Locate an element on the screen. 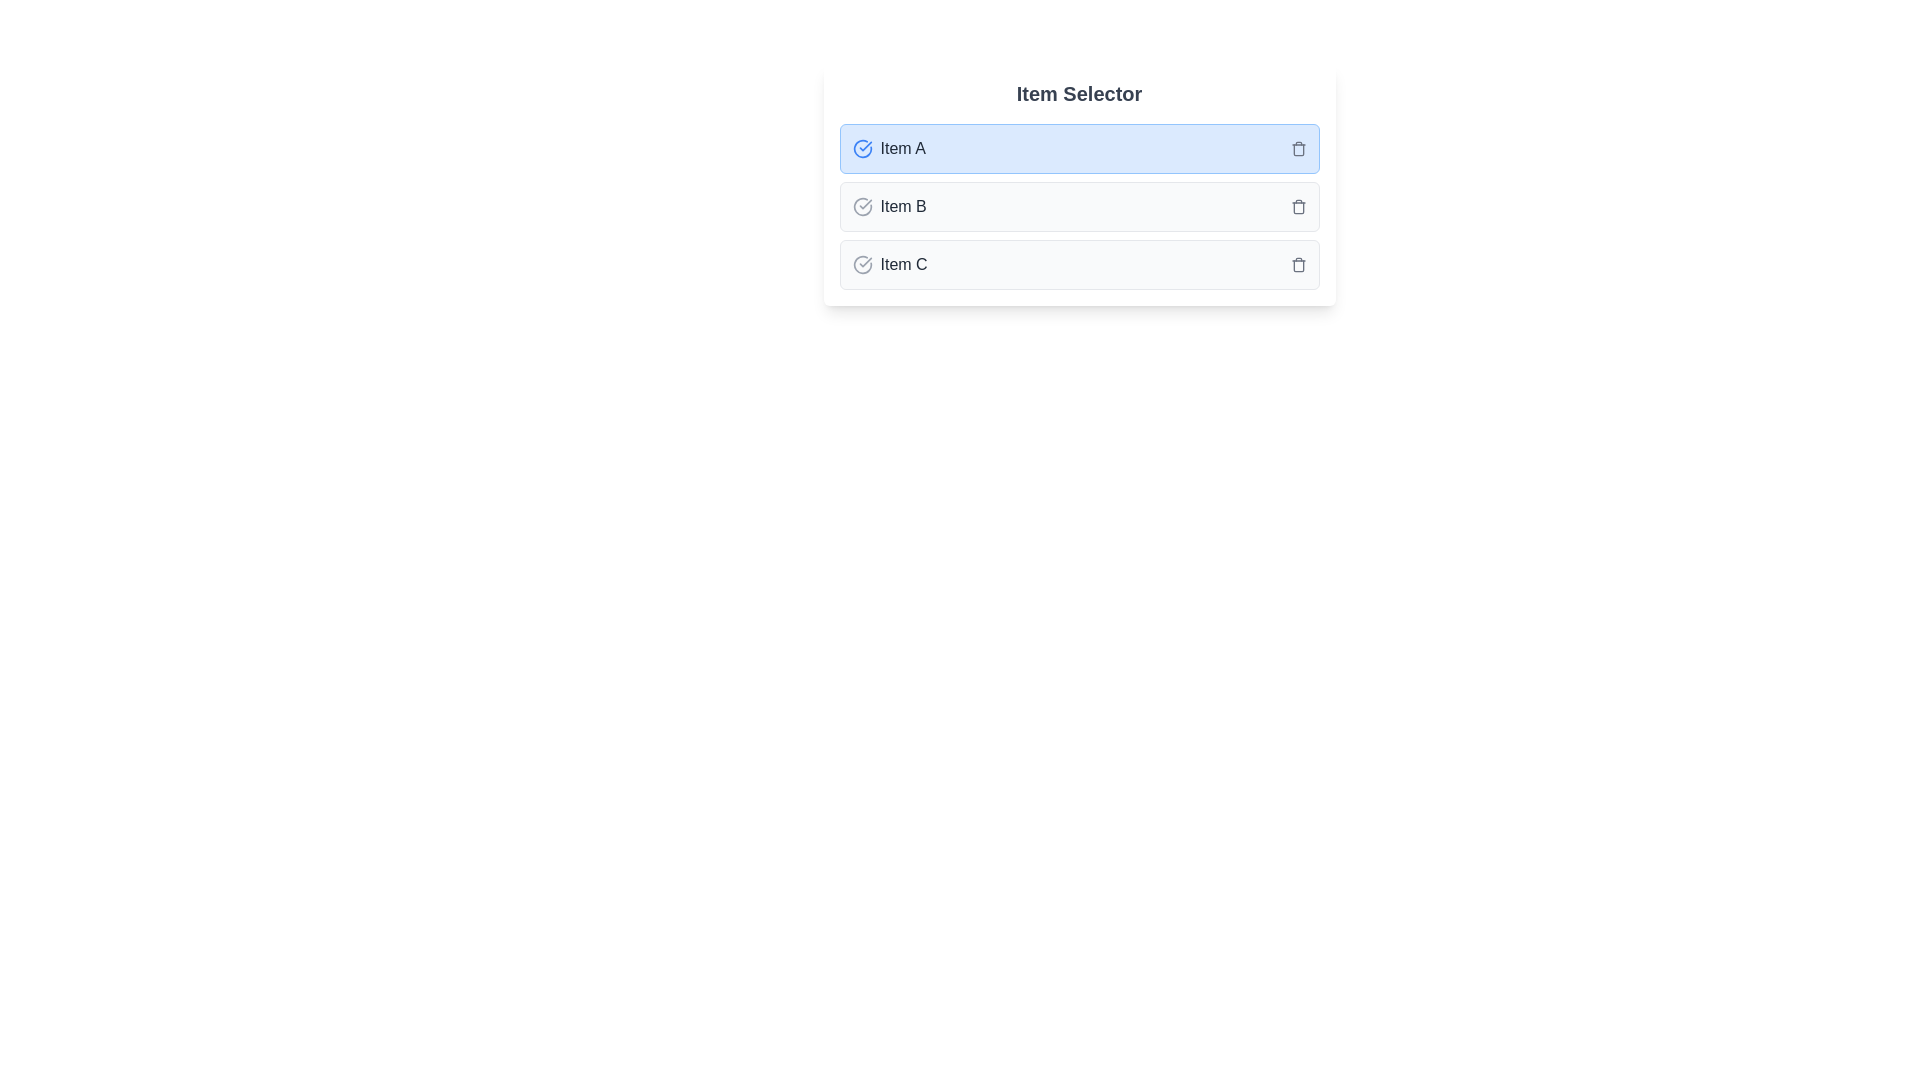 The image size is (1920, 1080). the Text Label displaying 'Item B', which is the second item in the 'Item Selector' list and is styled with medium font weight and gray color is located at coordinates (888, 207).